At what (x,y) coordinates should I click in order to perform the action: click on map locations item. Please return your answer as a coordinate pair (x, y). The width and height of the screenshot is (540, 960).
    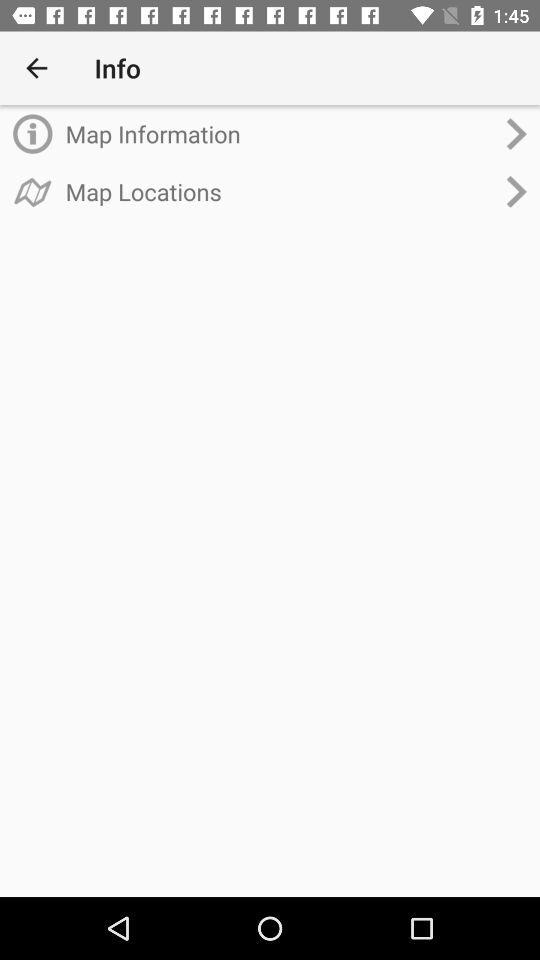
    Looking at the image, I should click on (278, 191).